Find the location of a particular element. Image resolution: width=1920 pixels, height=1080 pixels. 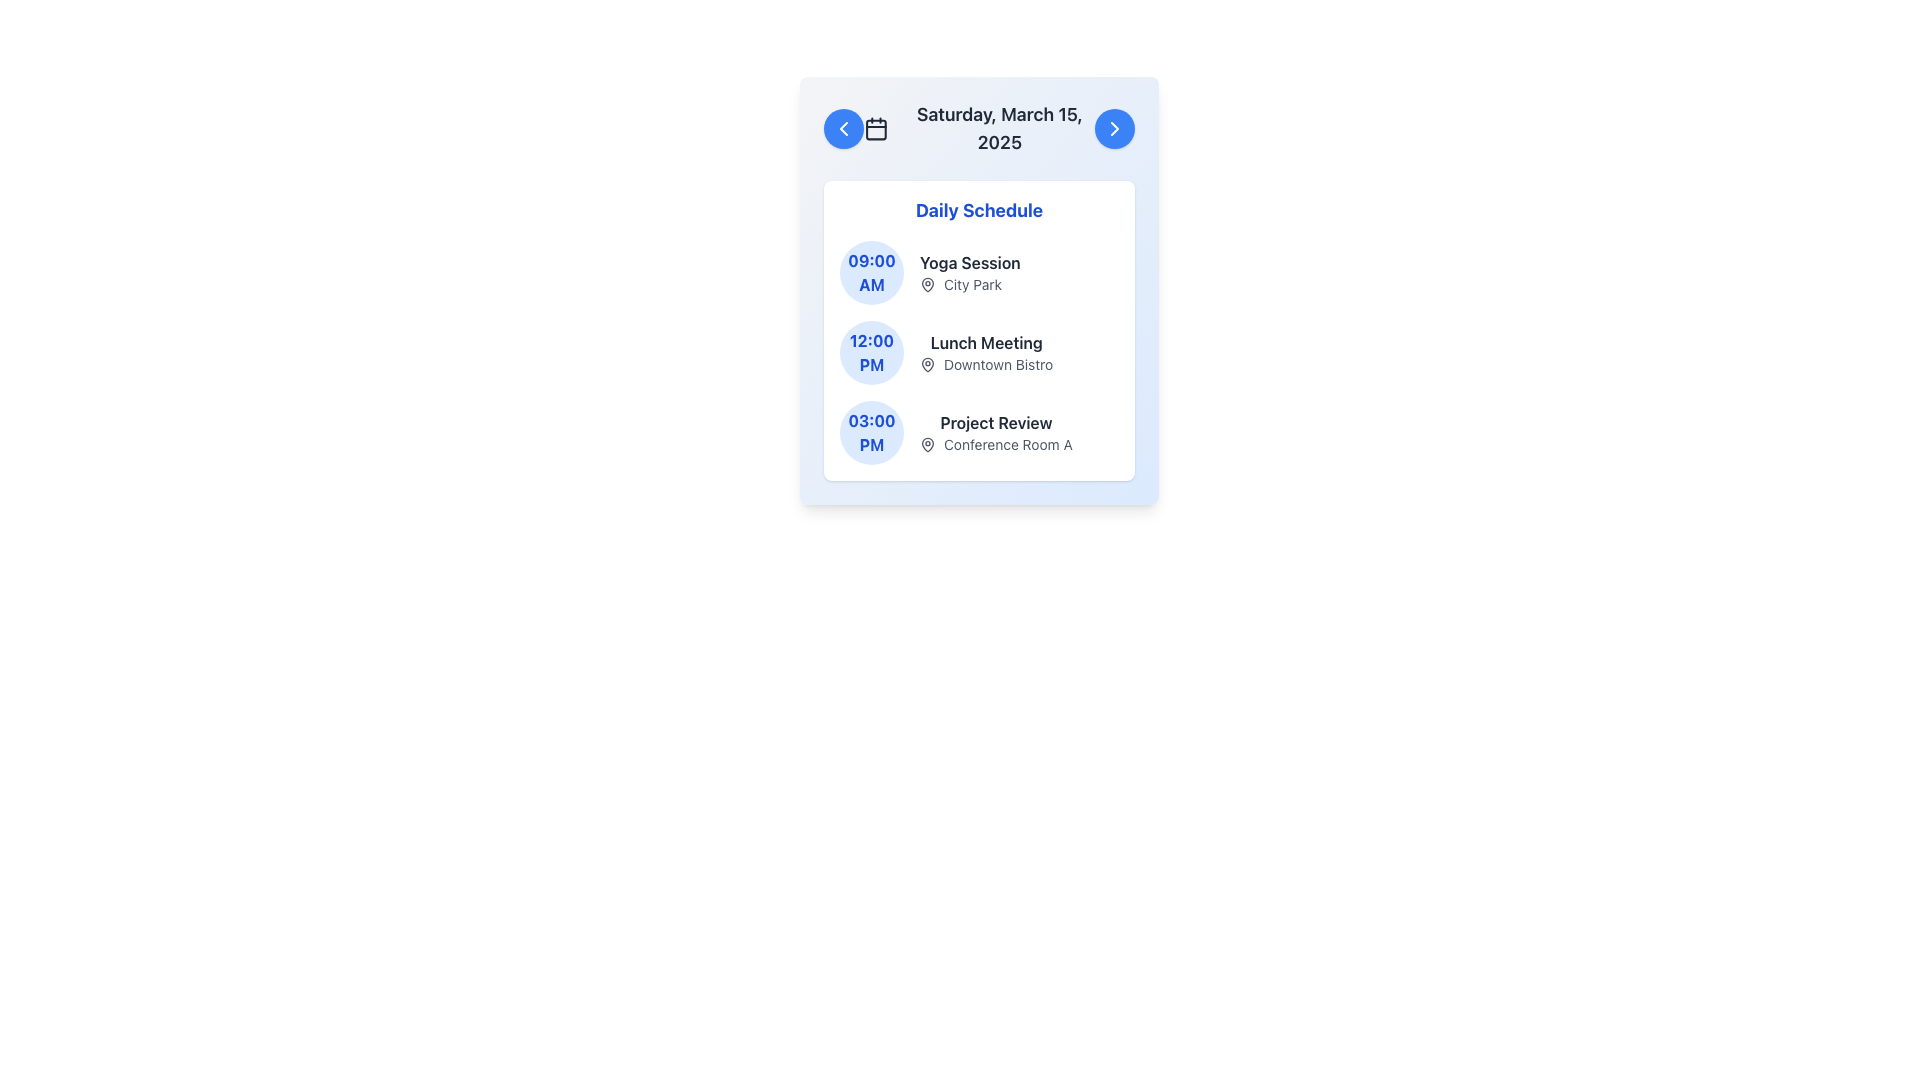

the location indicator icon in the center of the '12:00 PM Lunch Meeting' schedule entry is located at coordinates (926, 363).